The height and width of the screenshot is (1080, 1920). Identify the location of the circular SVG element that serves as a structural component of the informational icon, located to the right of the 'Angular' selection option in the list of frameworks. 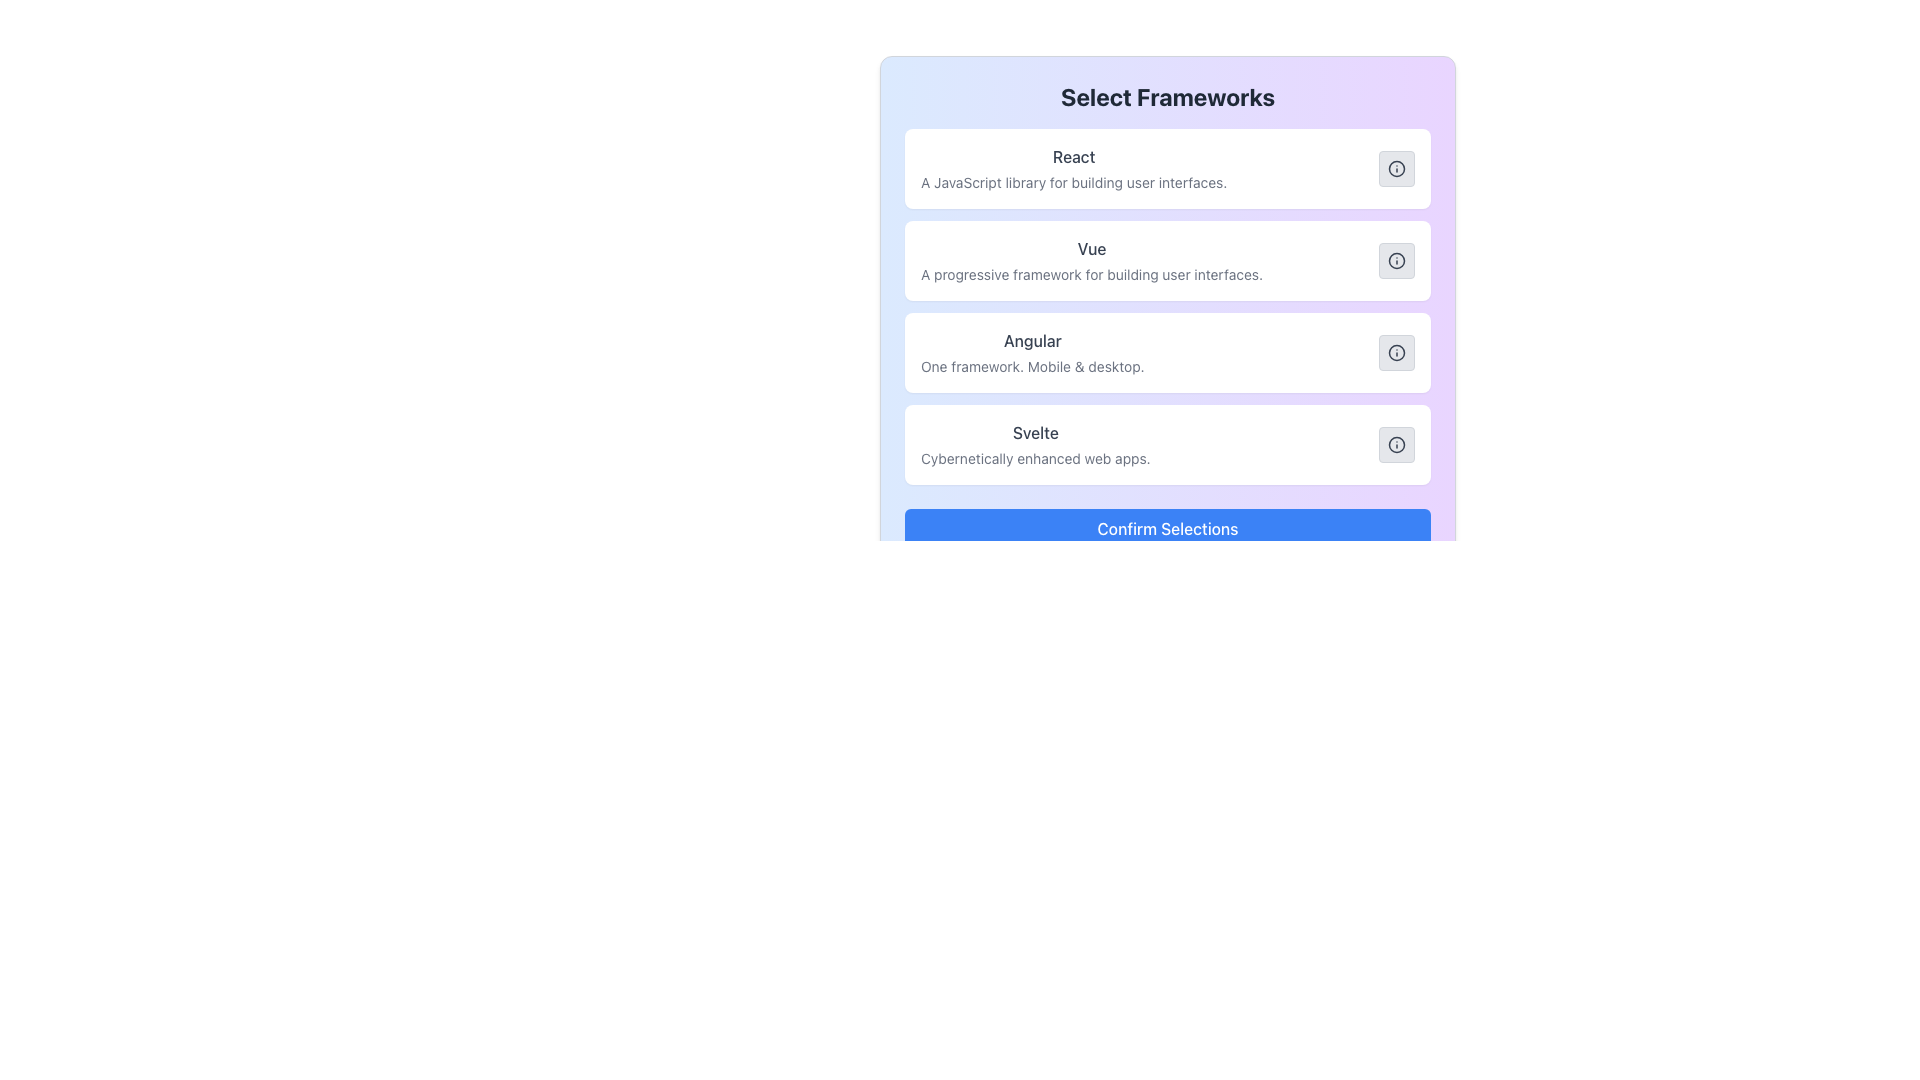
(1395, 352).